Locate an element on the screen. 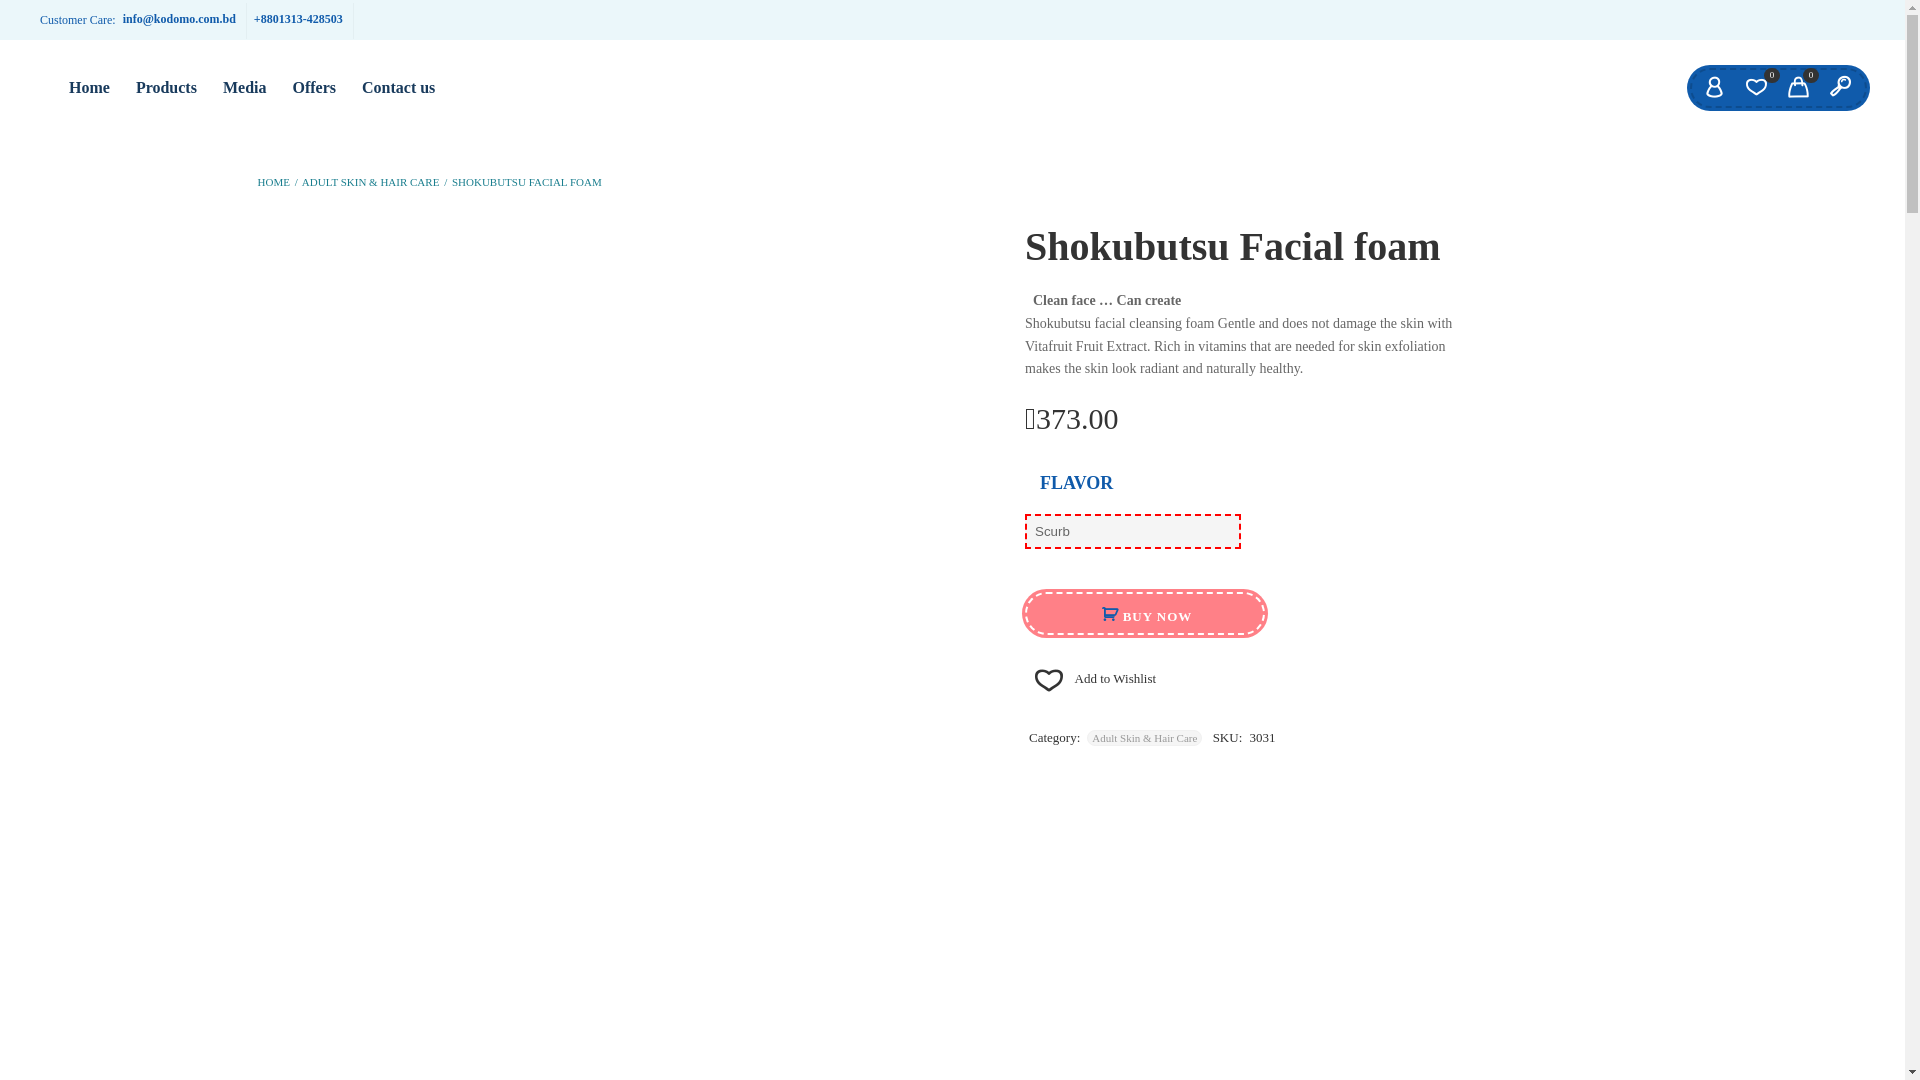  'Search' is located at coordinates (1839, 87).